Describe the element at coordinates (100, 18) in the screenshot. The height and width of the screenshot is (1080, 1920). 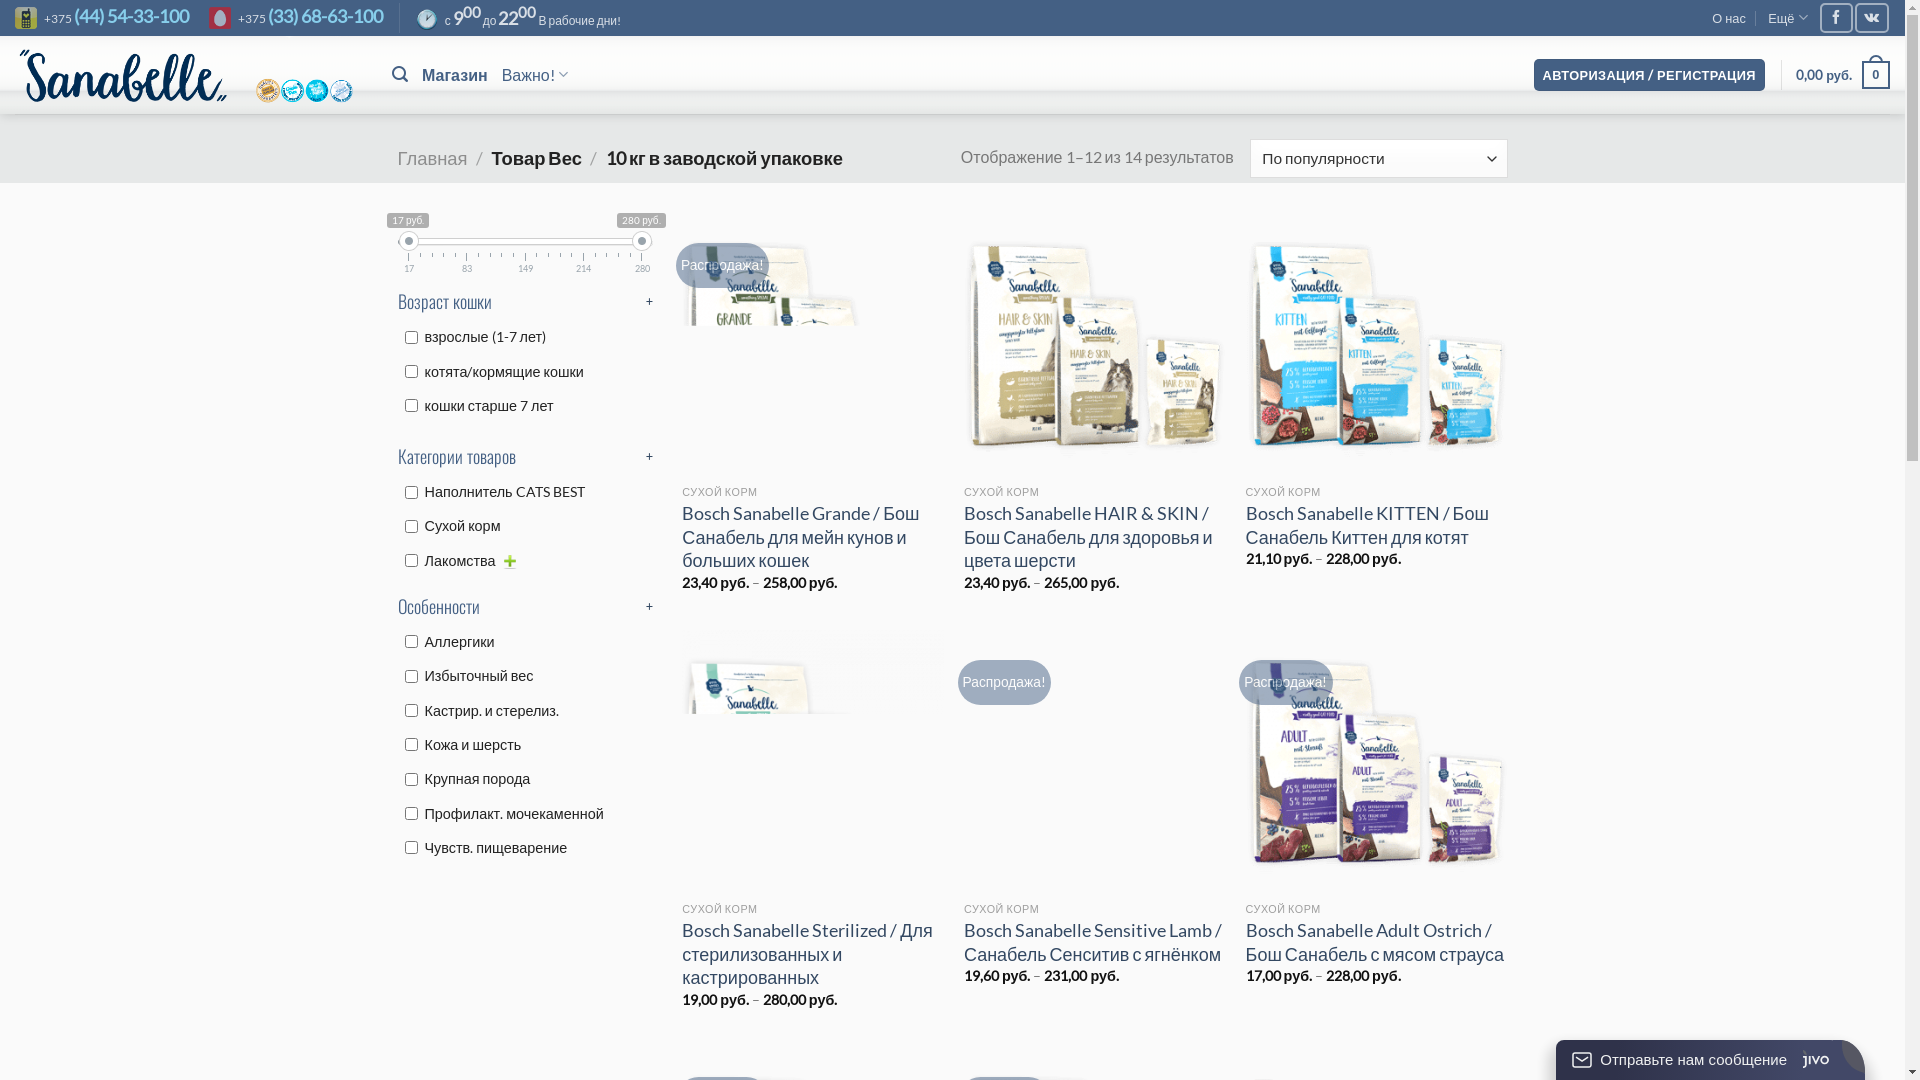
I see `'+375 (44) 54-33-100'` at that location.